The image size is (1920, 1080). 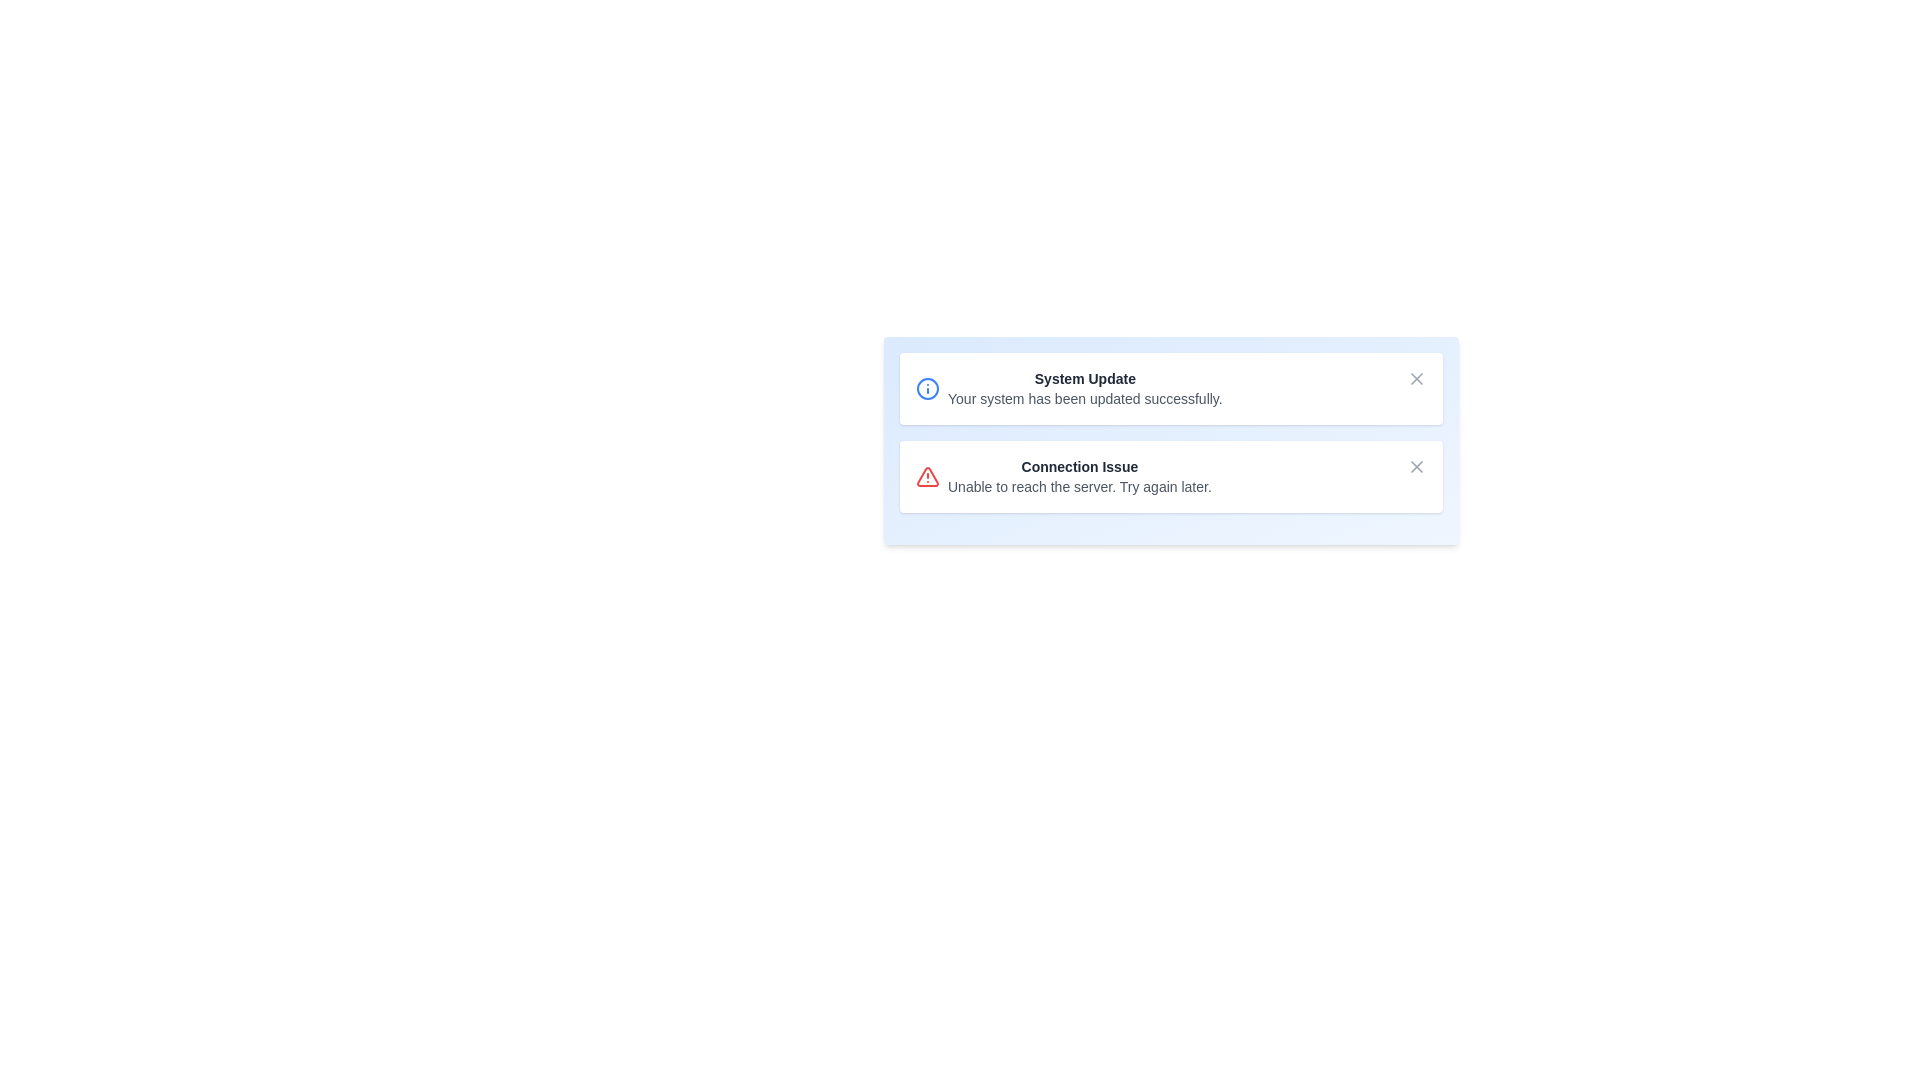 I want to click on close button for the notification titled 'System Update', so click(x=1415, y=378).